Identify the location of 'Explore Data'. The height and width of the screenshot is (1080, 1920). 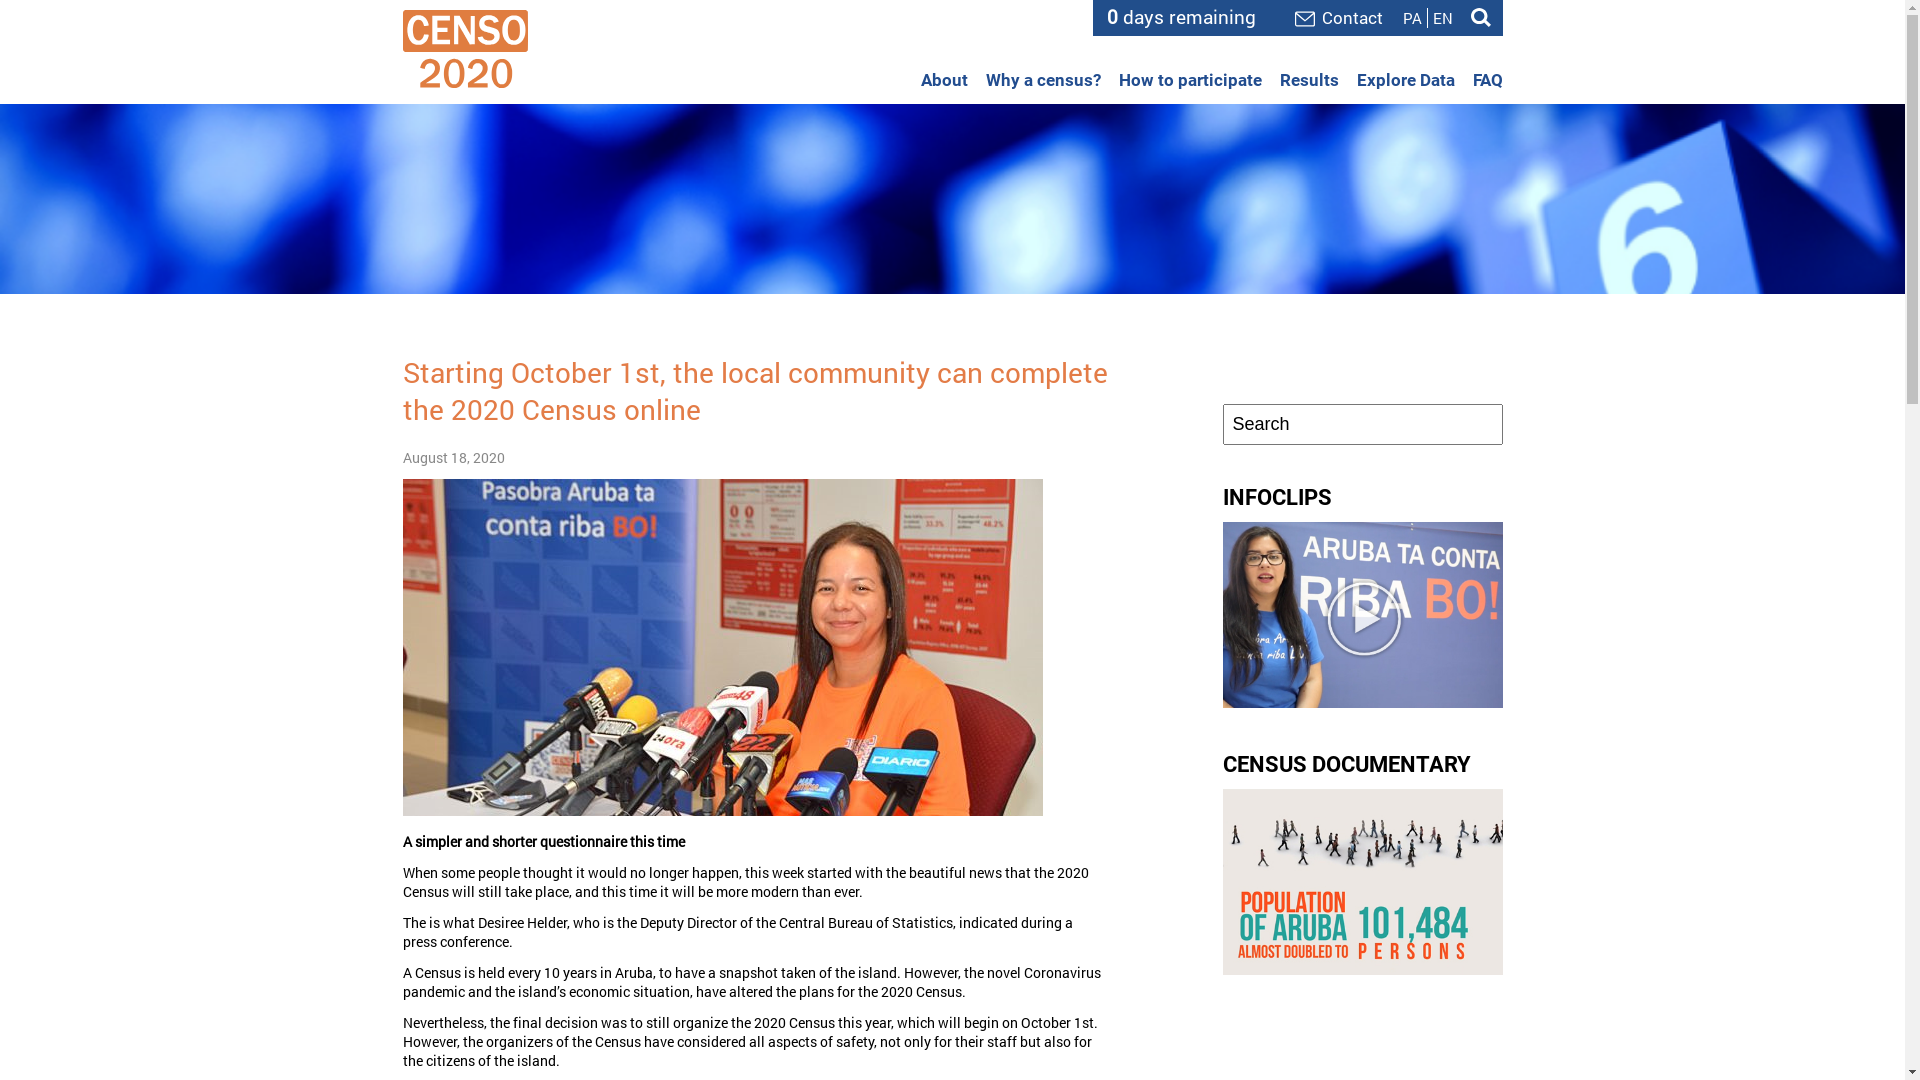
(1356, 79).